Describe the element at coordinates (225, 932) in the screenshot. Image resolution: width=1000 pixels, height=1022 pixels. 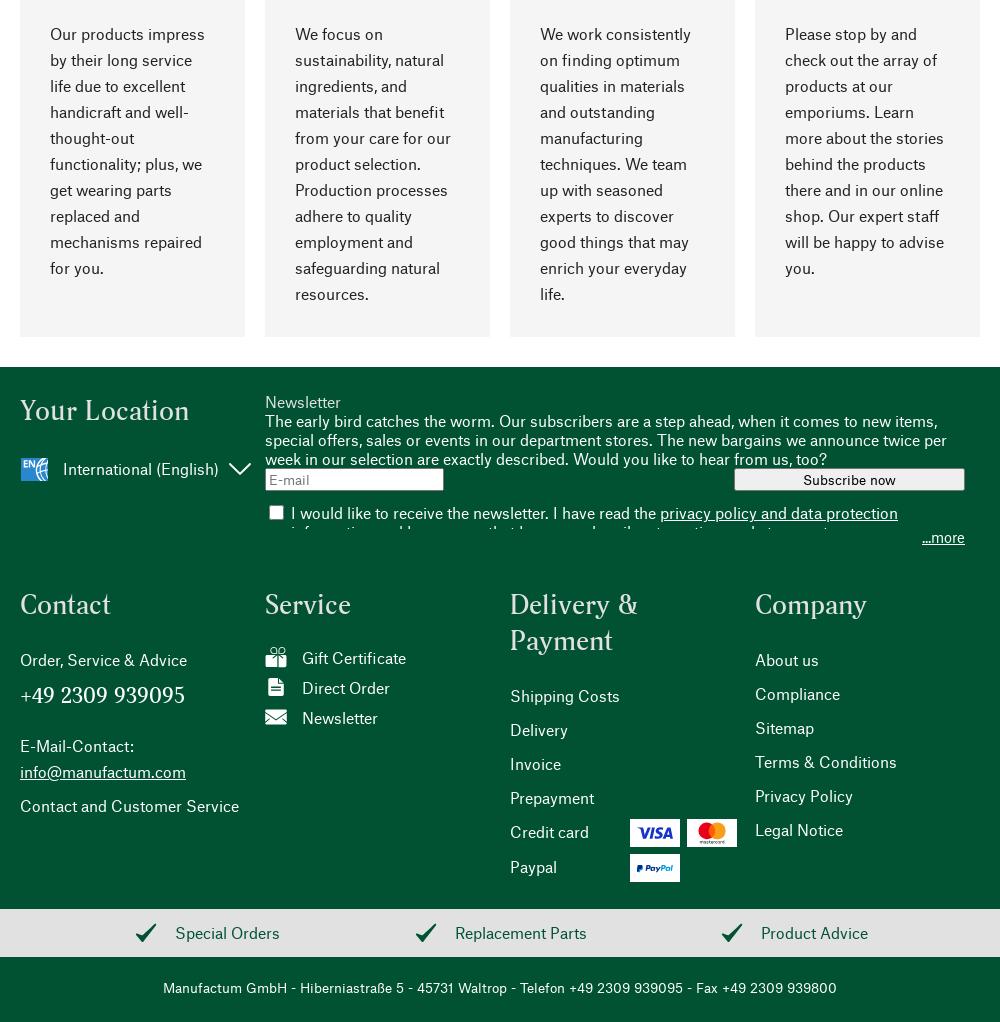
I see `'Special Orders'` at that location.